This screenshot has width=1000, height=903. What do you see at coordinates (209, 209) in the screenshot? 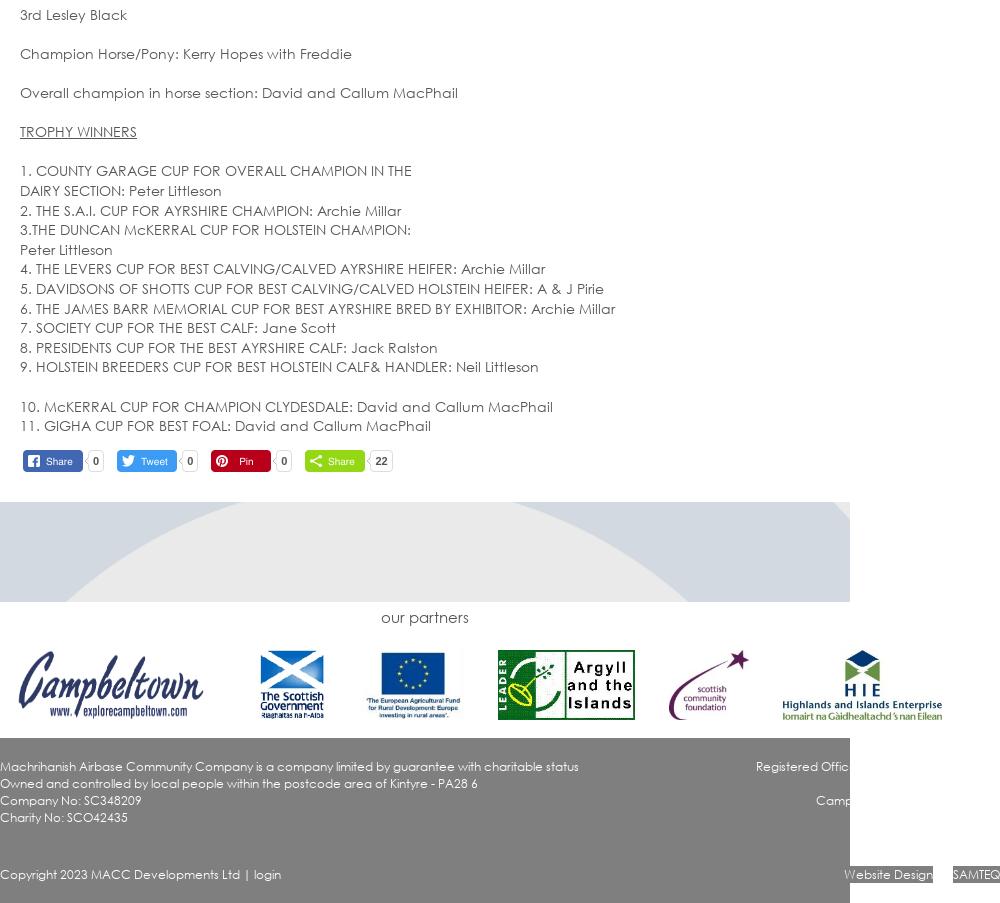
I see `'2. THE S.A.I. CUP FOR AYRSHIRE CHAMPION: Archie Millar'` at bounding box center [209, 209].